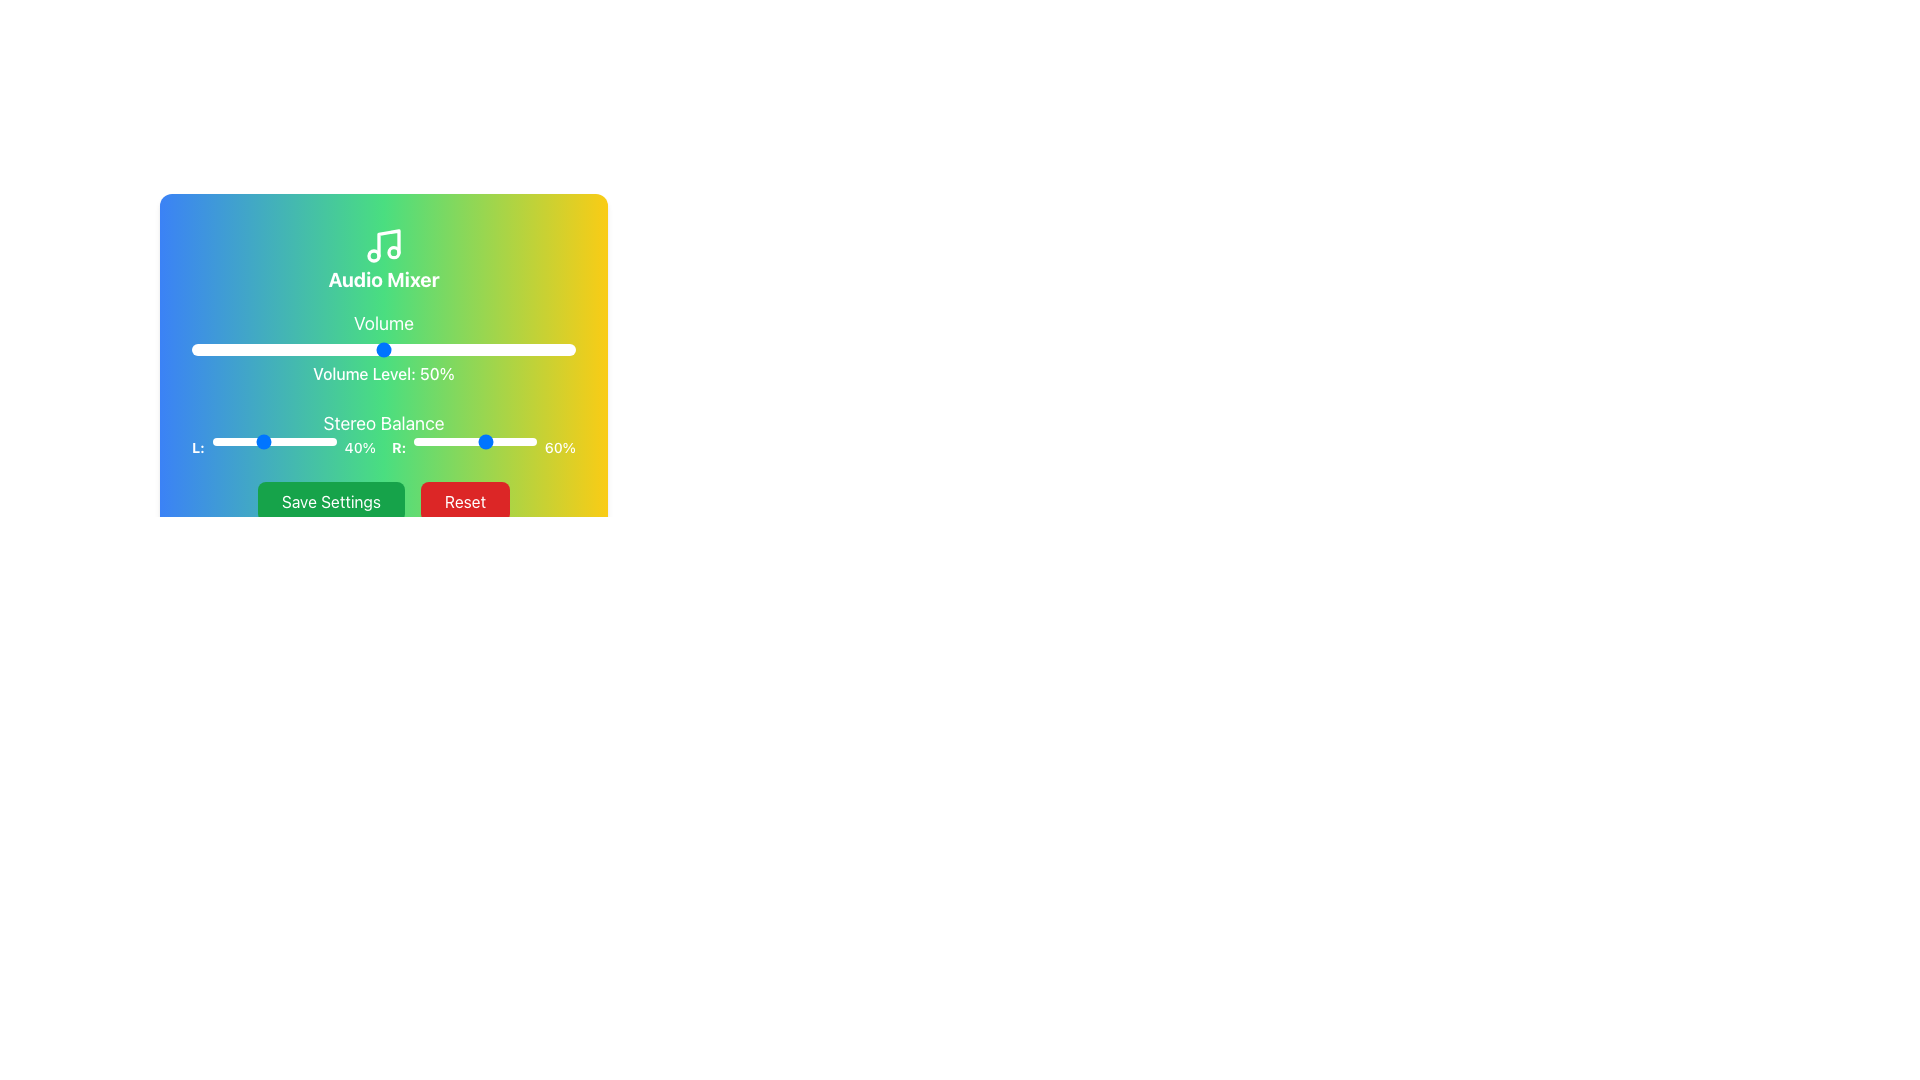 Image resolution: width=1920 pixels, height=1080 pixels. What do you see at coordinates (293, 441) in the screenshot?
I see `the slider` at bounding box center [293, 441].